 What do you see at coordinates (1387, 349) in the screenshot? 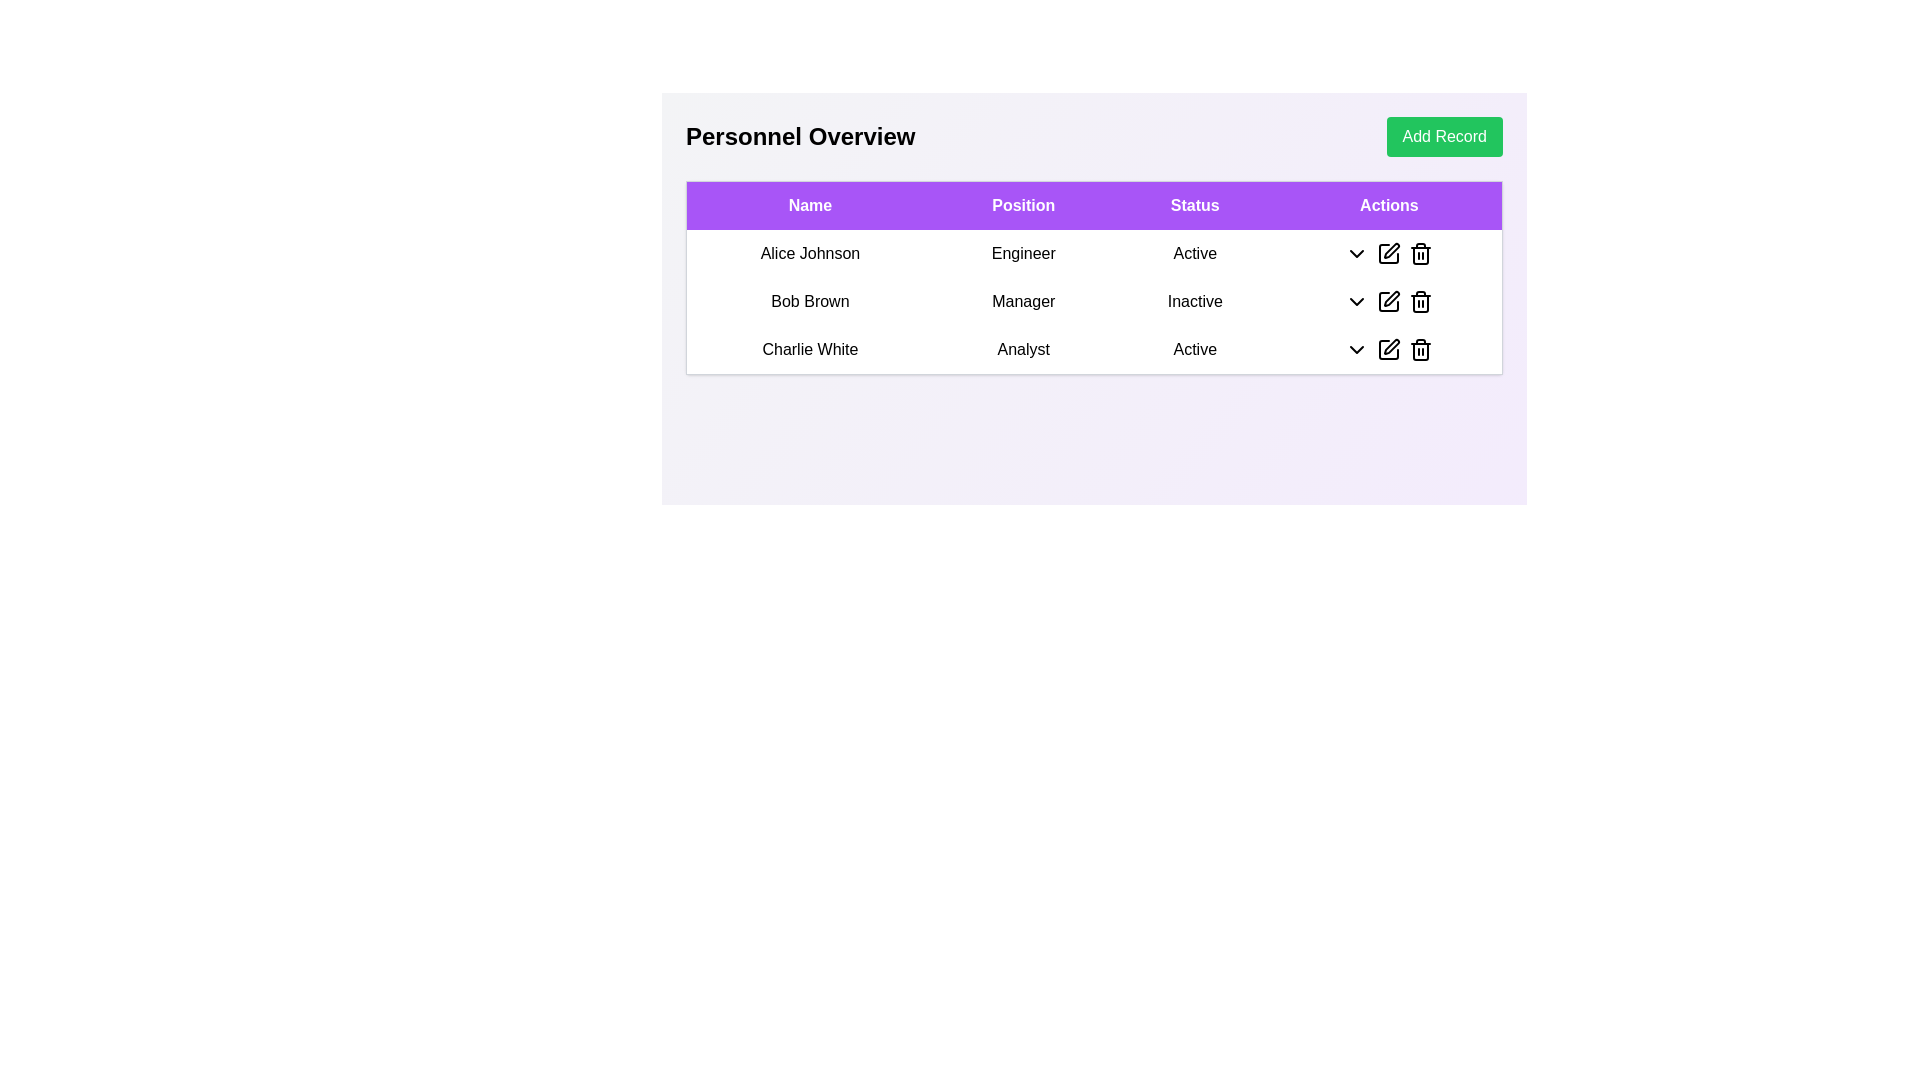
I see `the pencil icon in the Action Button Group for the row entry of 'Charlie White'` at bounding box center [1387, 349].